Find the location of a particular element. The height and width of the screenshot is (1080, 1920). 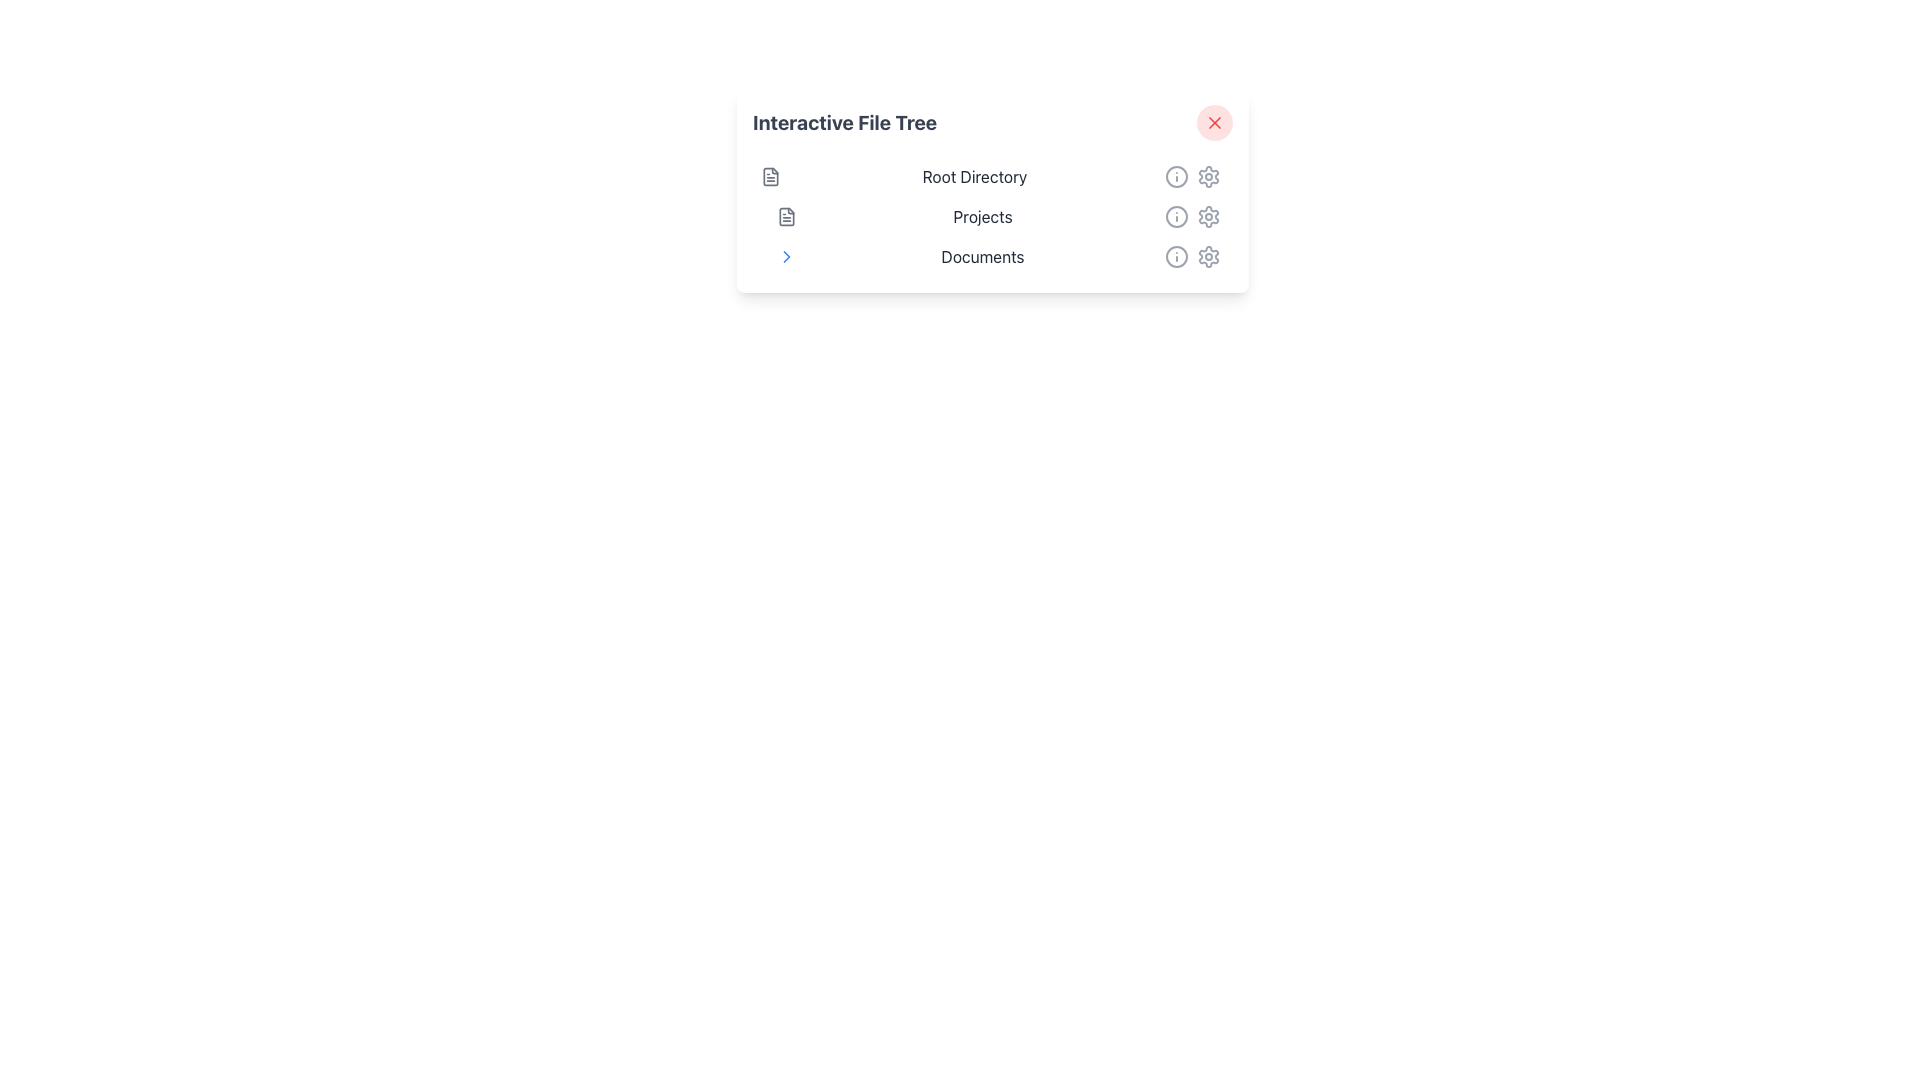

the right-pointing chevron icon located to the right of the 'Documents' label in the third row of the file tree component is located at coordinates (786, 256).